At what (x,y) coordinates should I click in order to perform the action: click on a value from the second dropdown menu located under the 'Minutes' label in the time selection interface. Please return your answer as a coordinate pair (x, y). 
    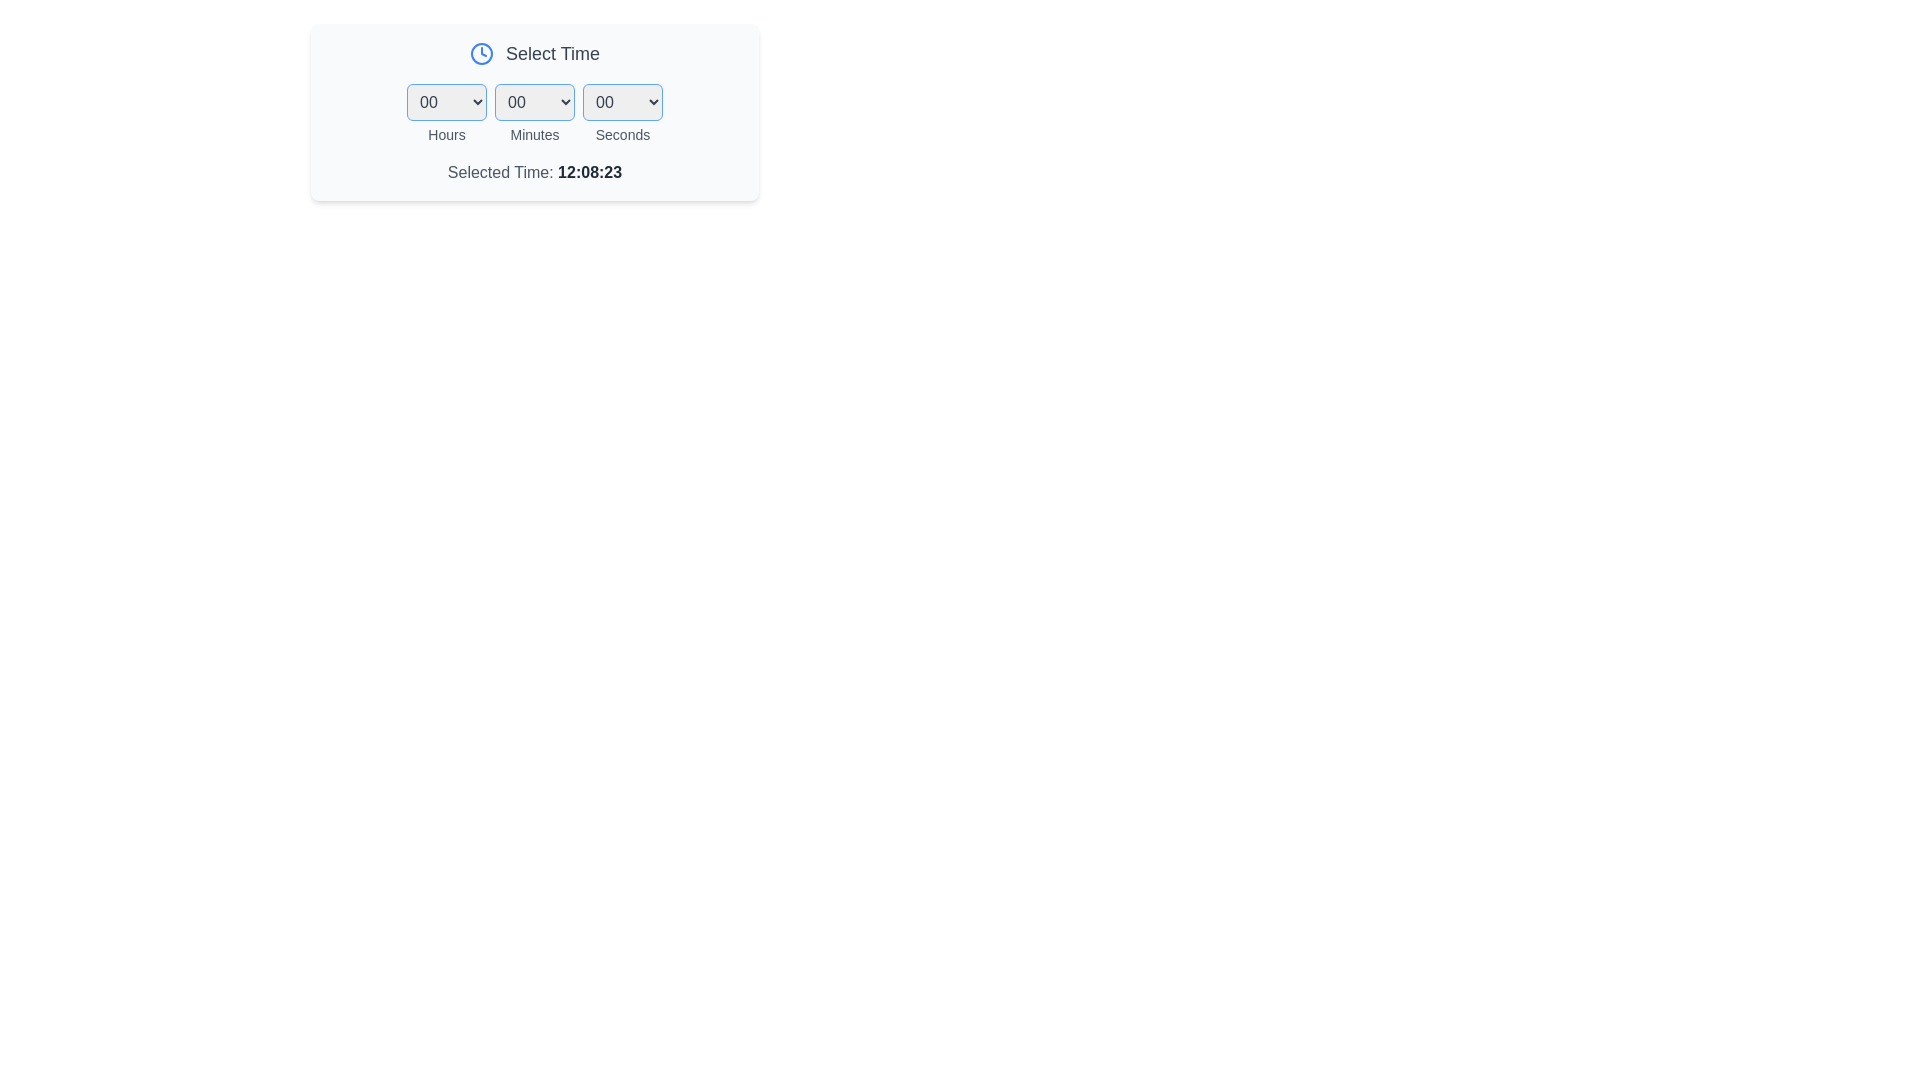
    Looking at the image, I should click on (534, 114).